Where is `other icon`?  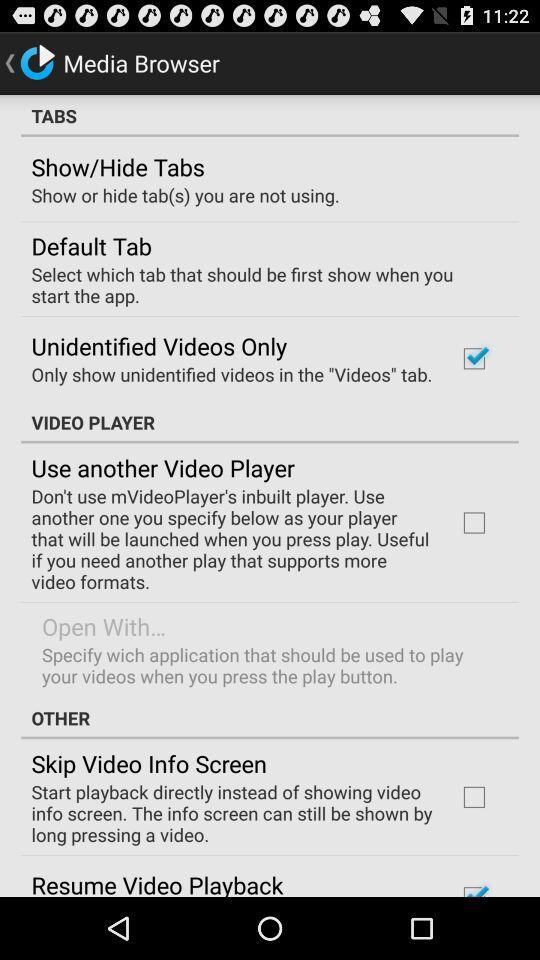
other icon is located at coordinates (270, 718).